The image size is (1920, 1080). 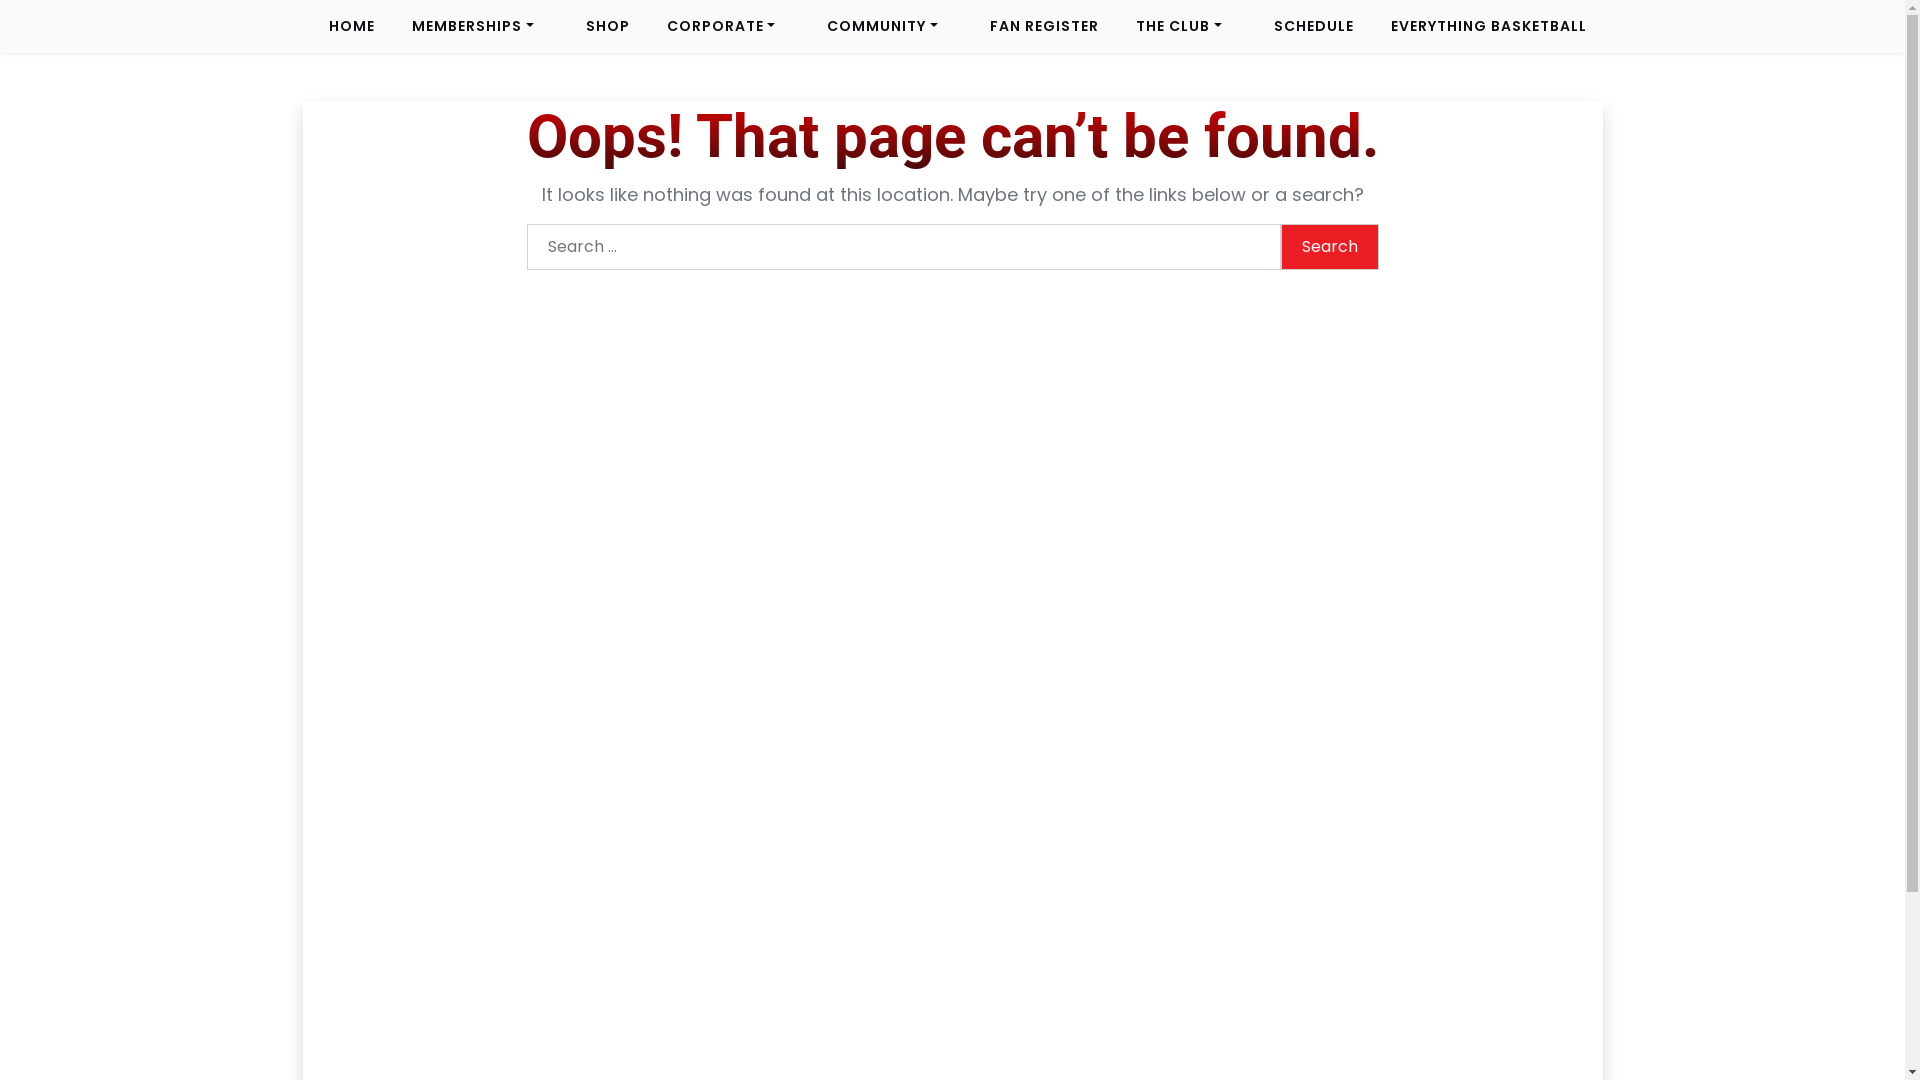 What do you see at coordinates (1043, 26) in the screenshot?
I see `'FAN REGISTER'` at bounding box center [1043, 26].